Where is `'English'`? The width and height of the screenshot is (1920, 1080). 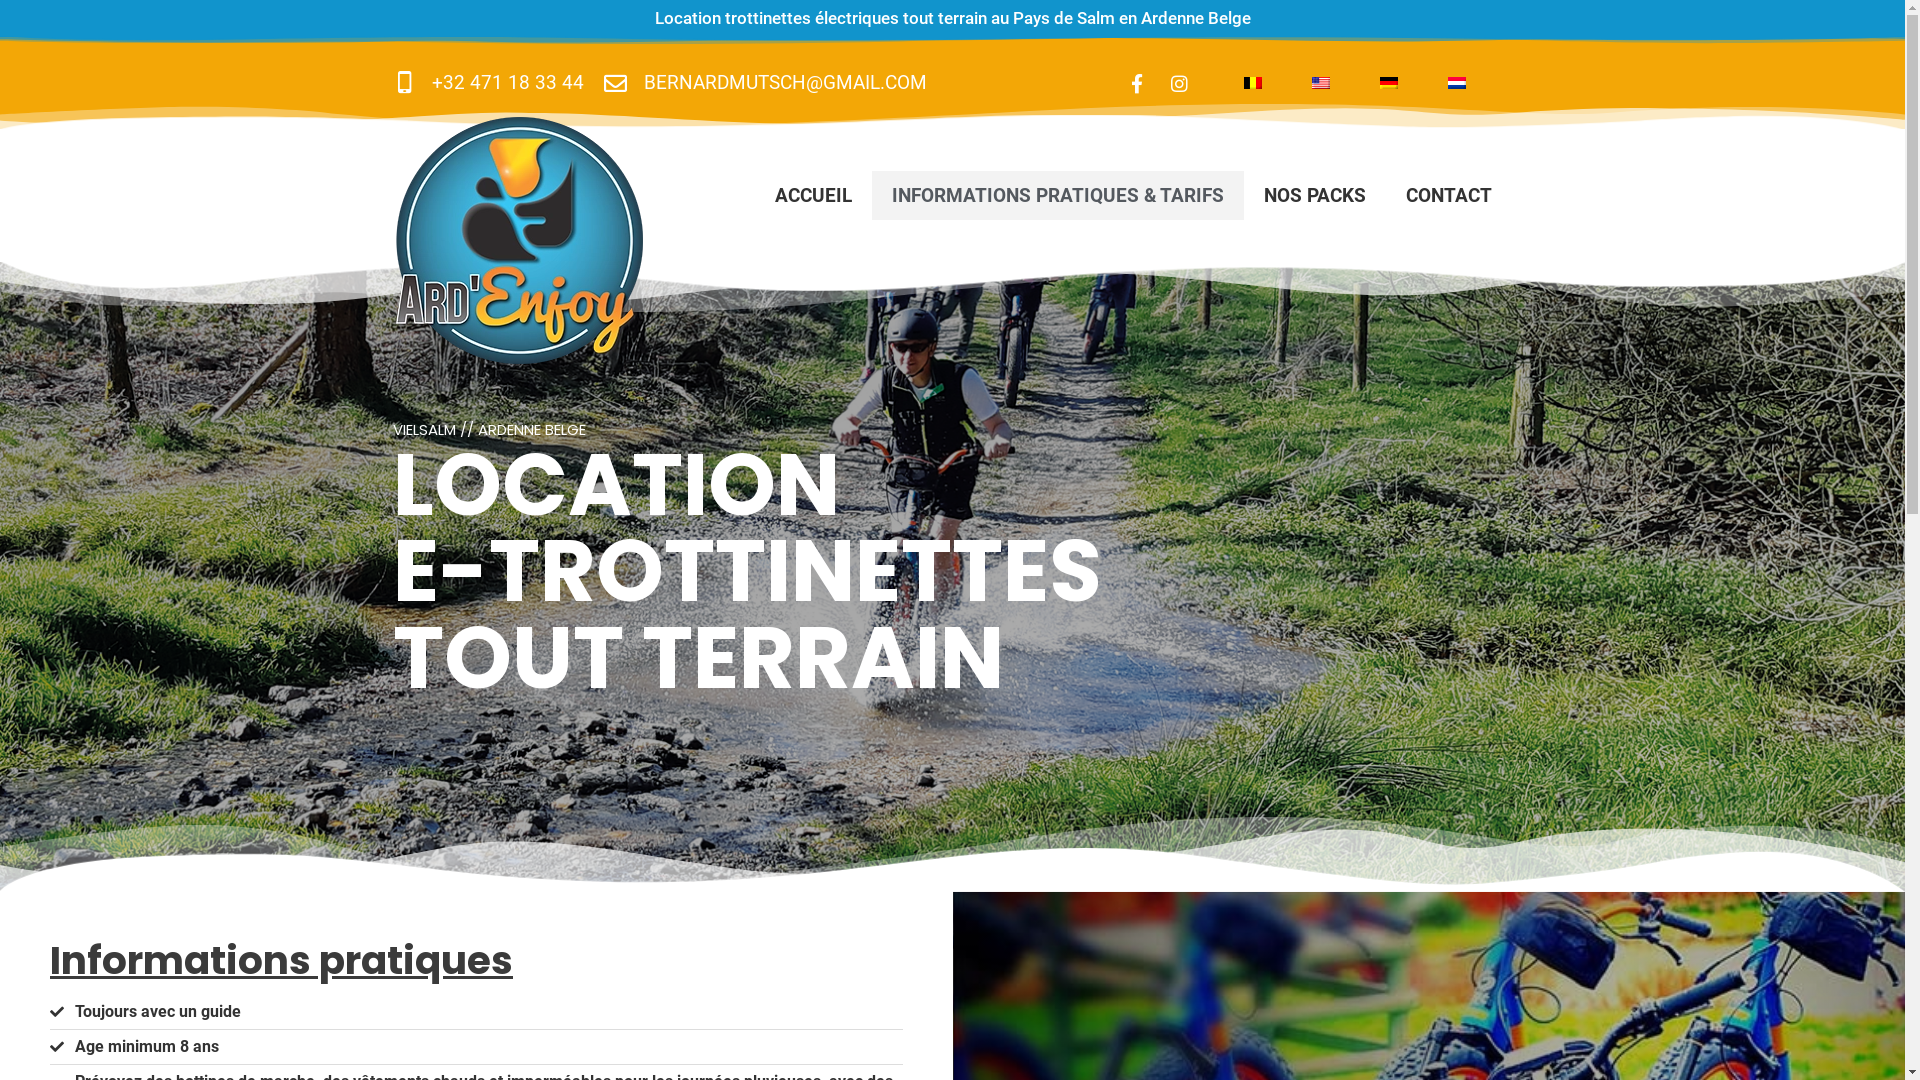 'English' is located at coordinates (1320, 82).